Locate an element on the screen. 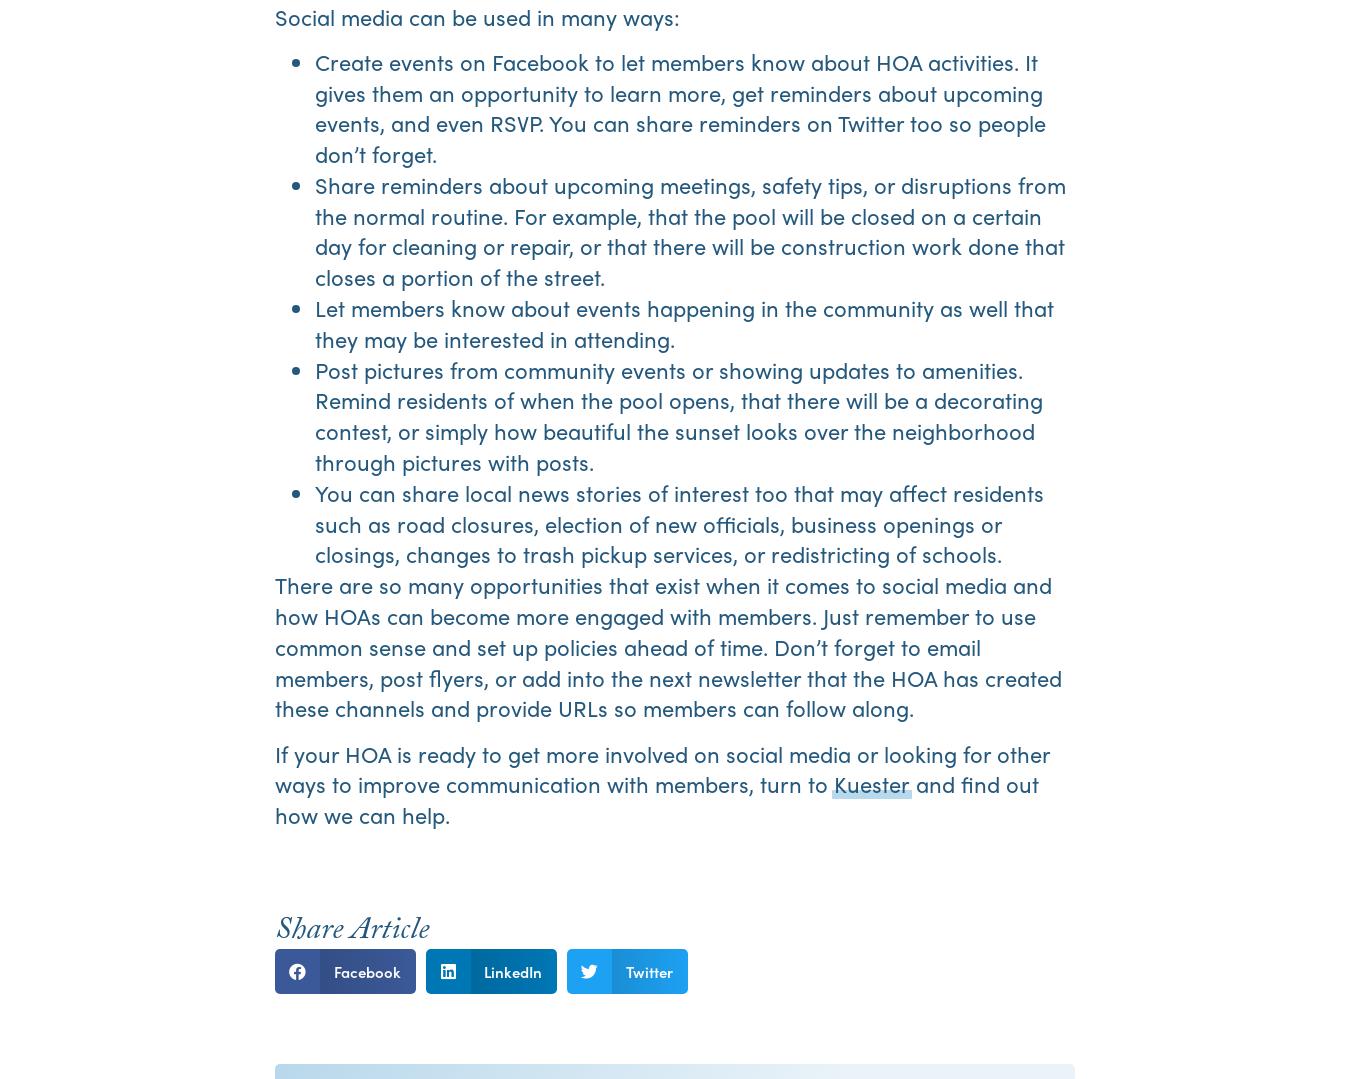  'and find out how we can help.' is located at coordinates (657, 798).